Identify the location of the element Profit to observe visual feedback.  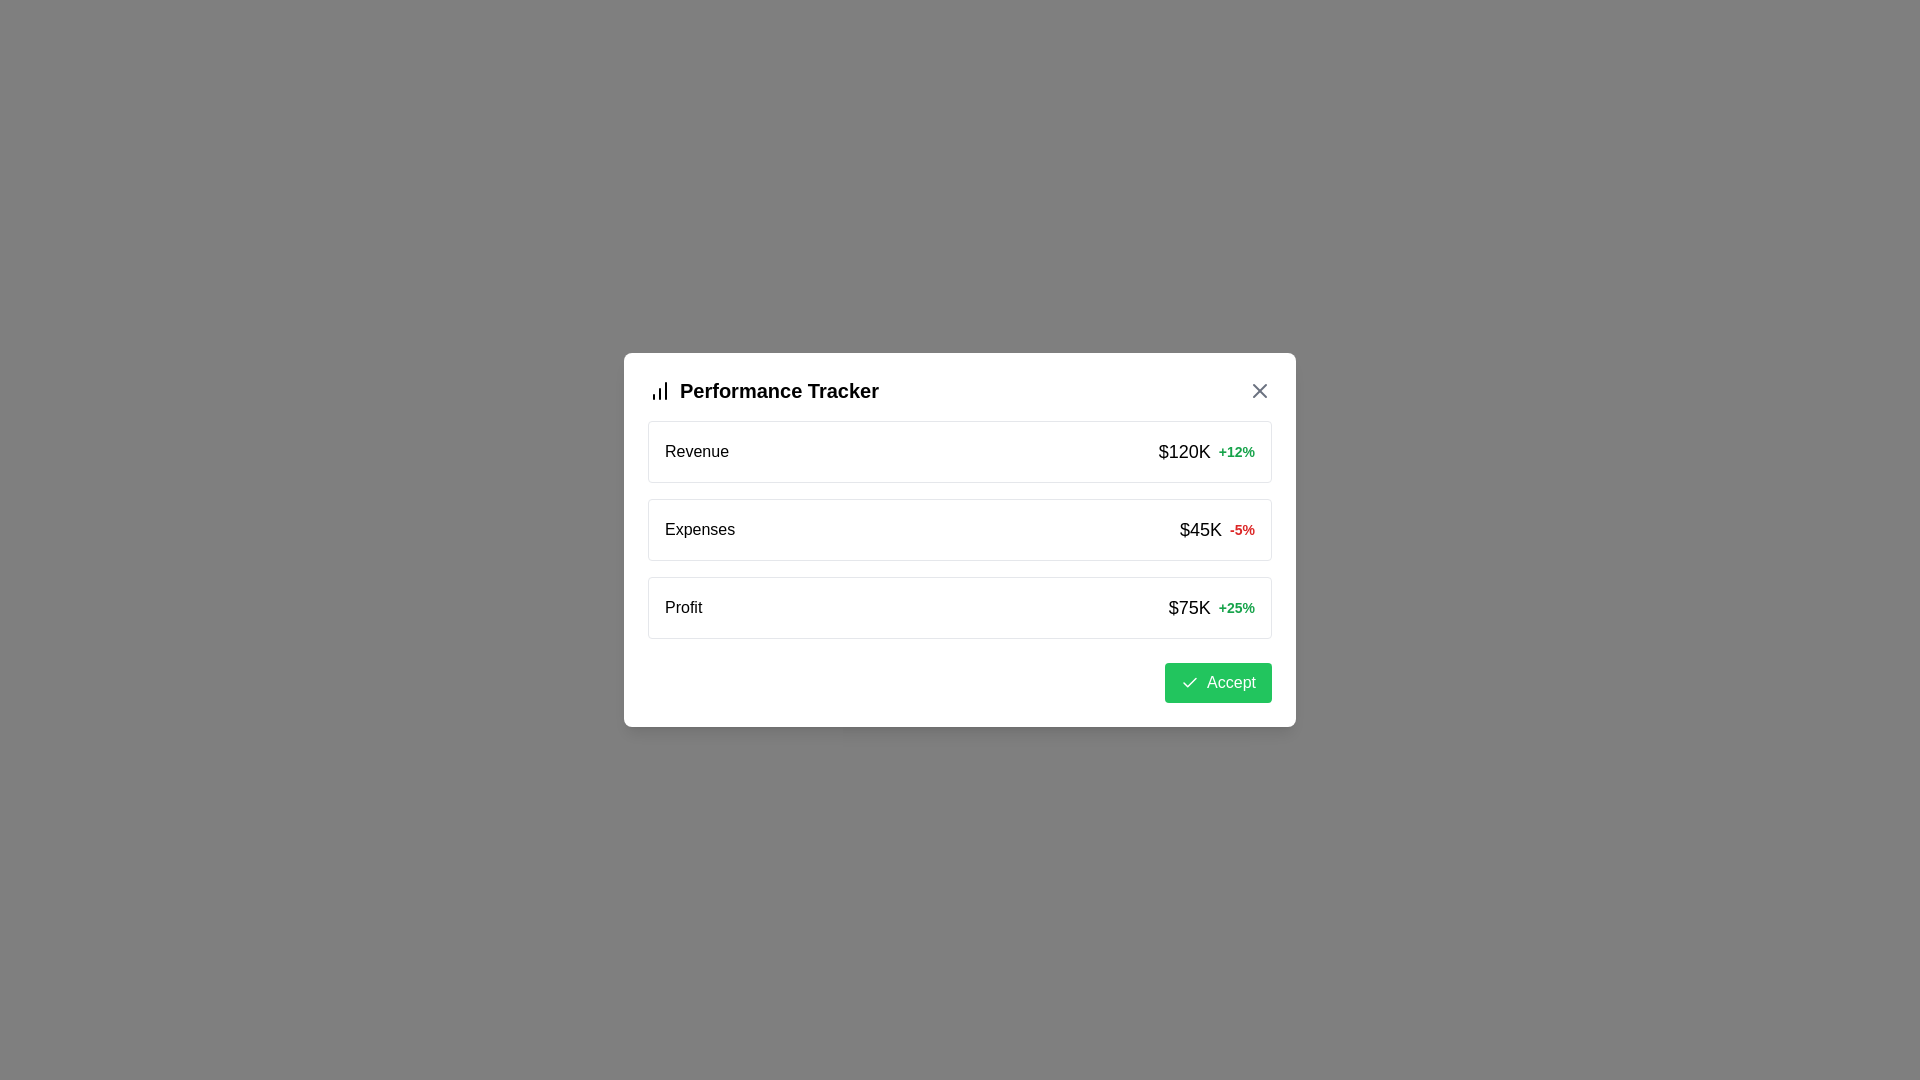
(960, 607).